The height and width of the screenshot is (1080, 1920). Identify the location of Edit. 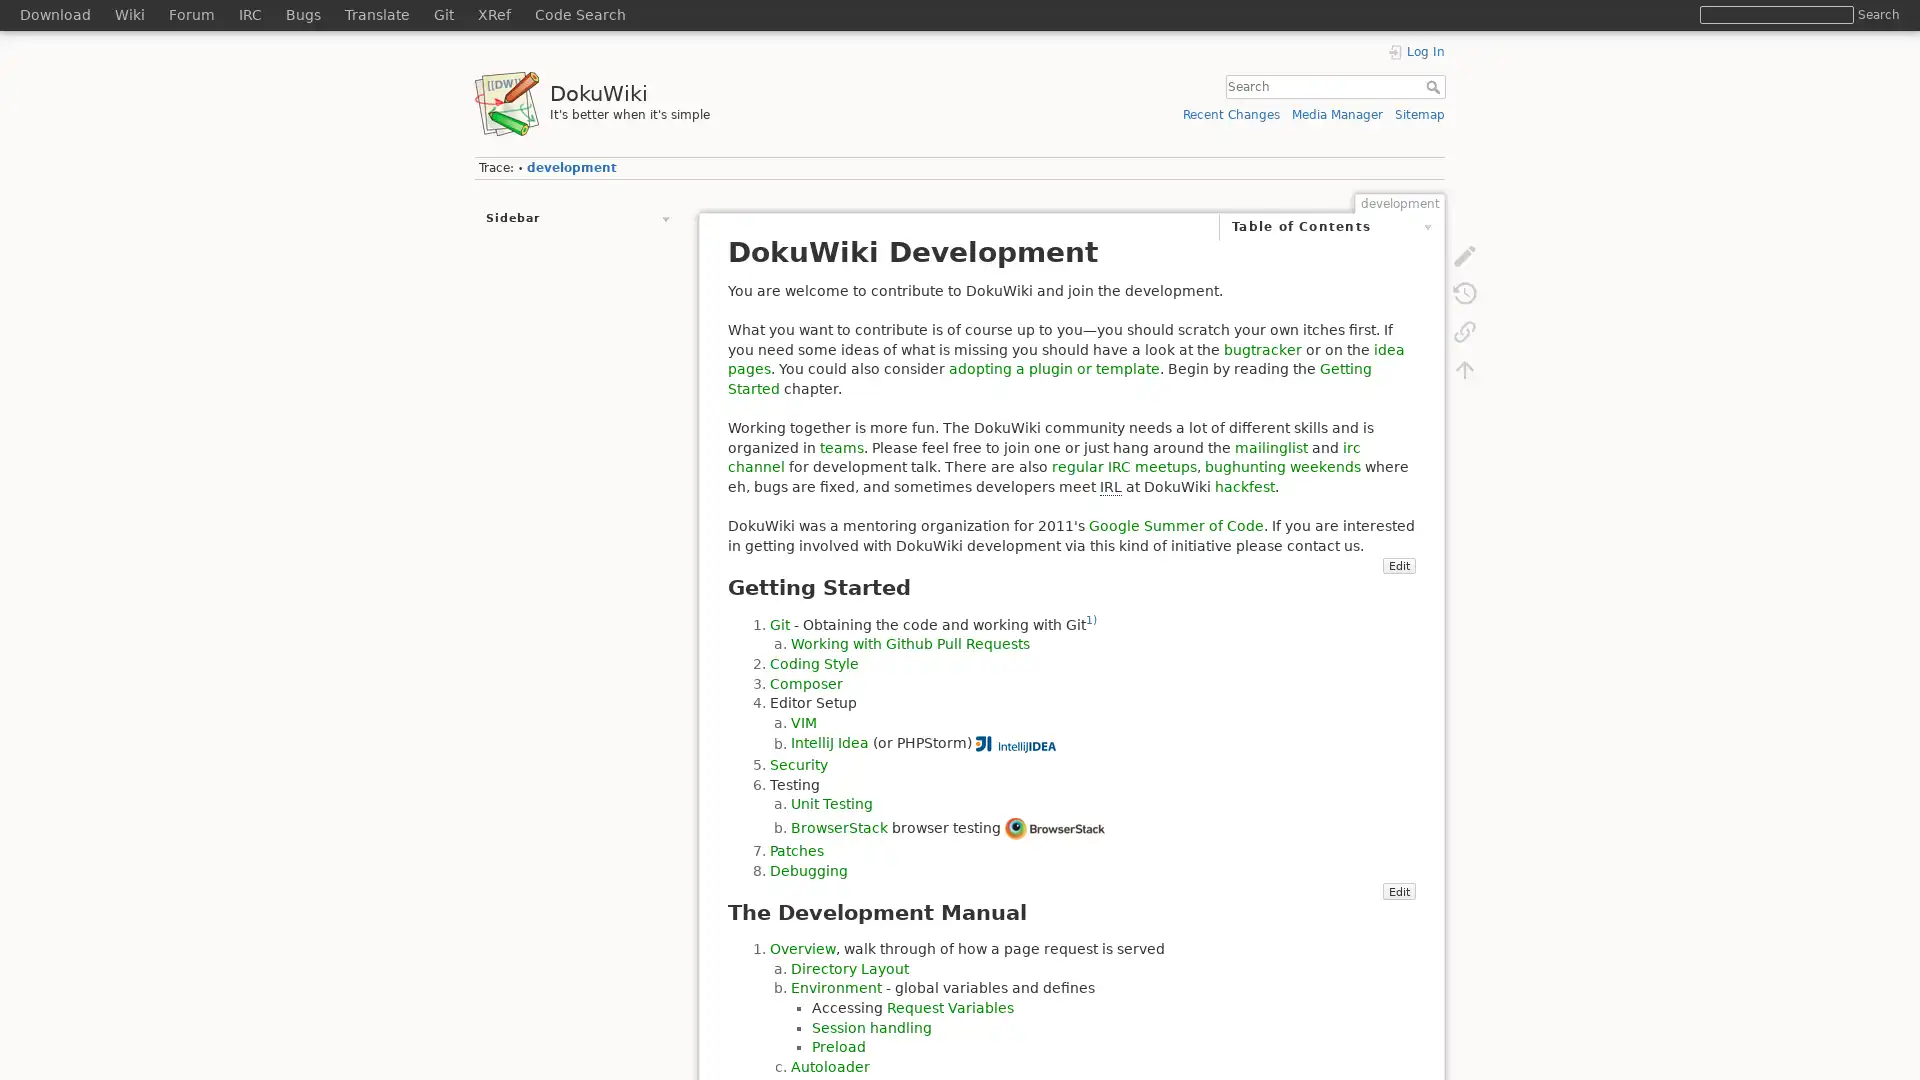
(1397, 585).